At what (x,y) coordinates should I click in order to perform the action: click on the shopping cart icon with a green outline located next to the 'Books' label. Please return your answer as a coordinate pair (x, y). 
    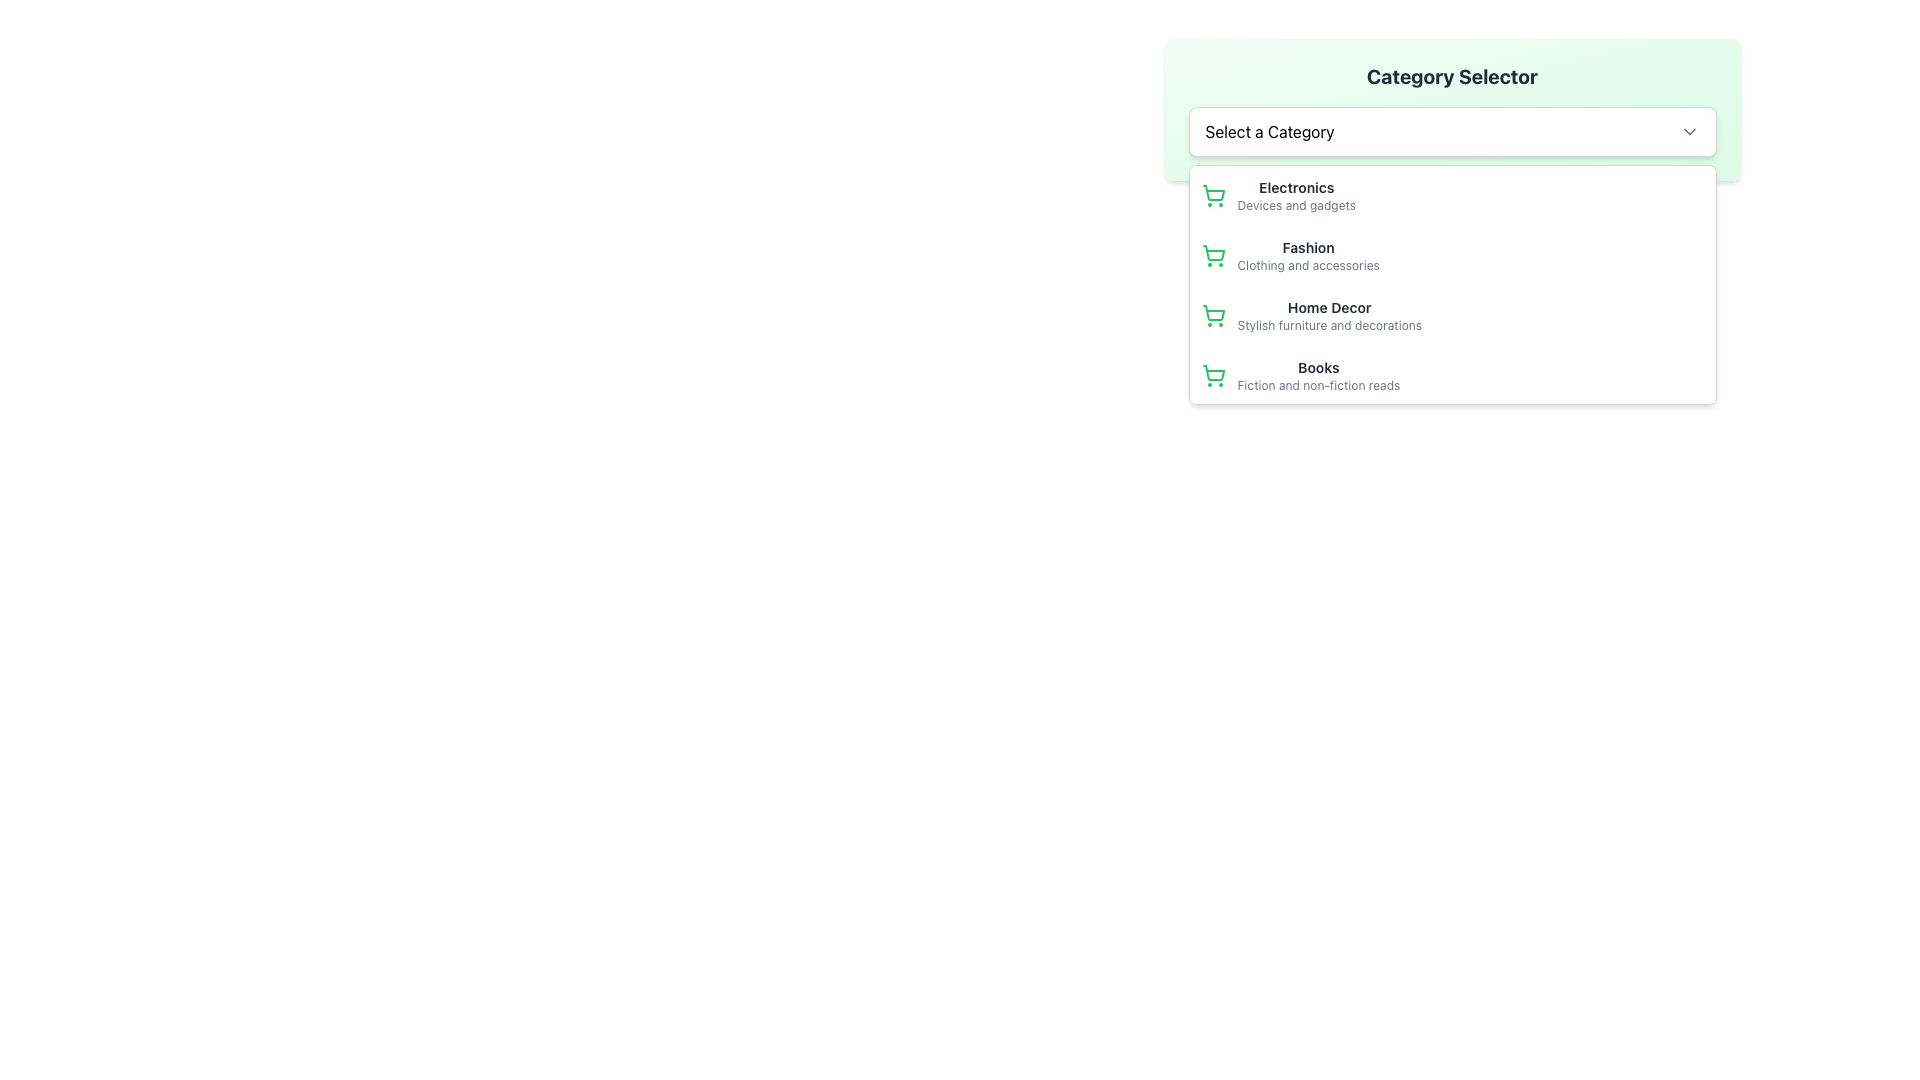
    Looking at the image, I should click on (1212, 375).